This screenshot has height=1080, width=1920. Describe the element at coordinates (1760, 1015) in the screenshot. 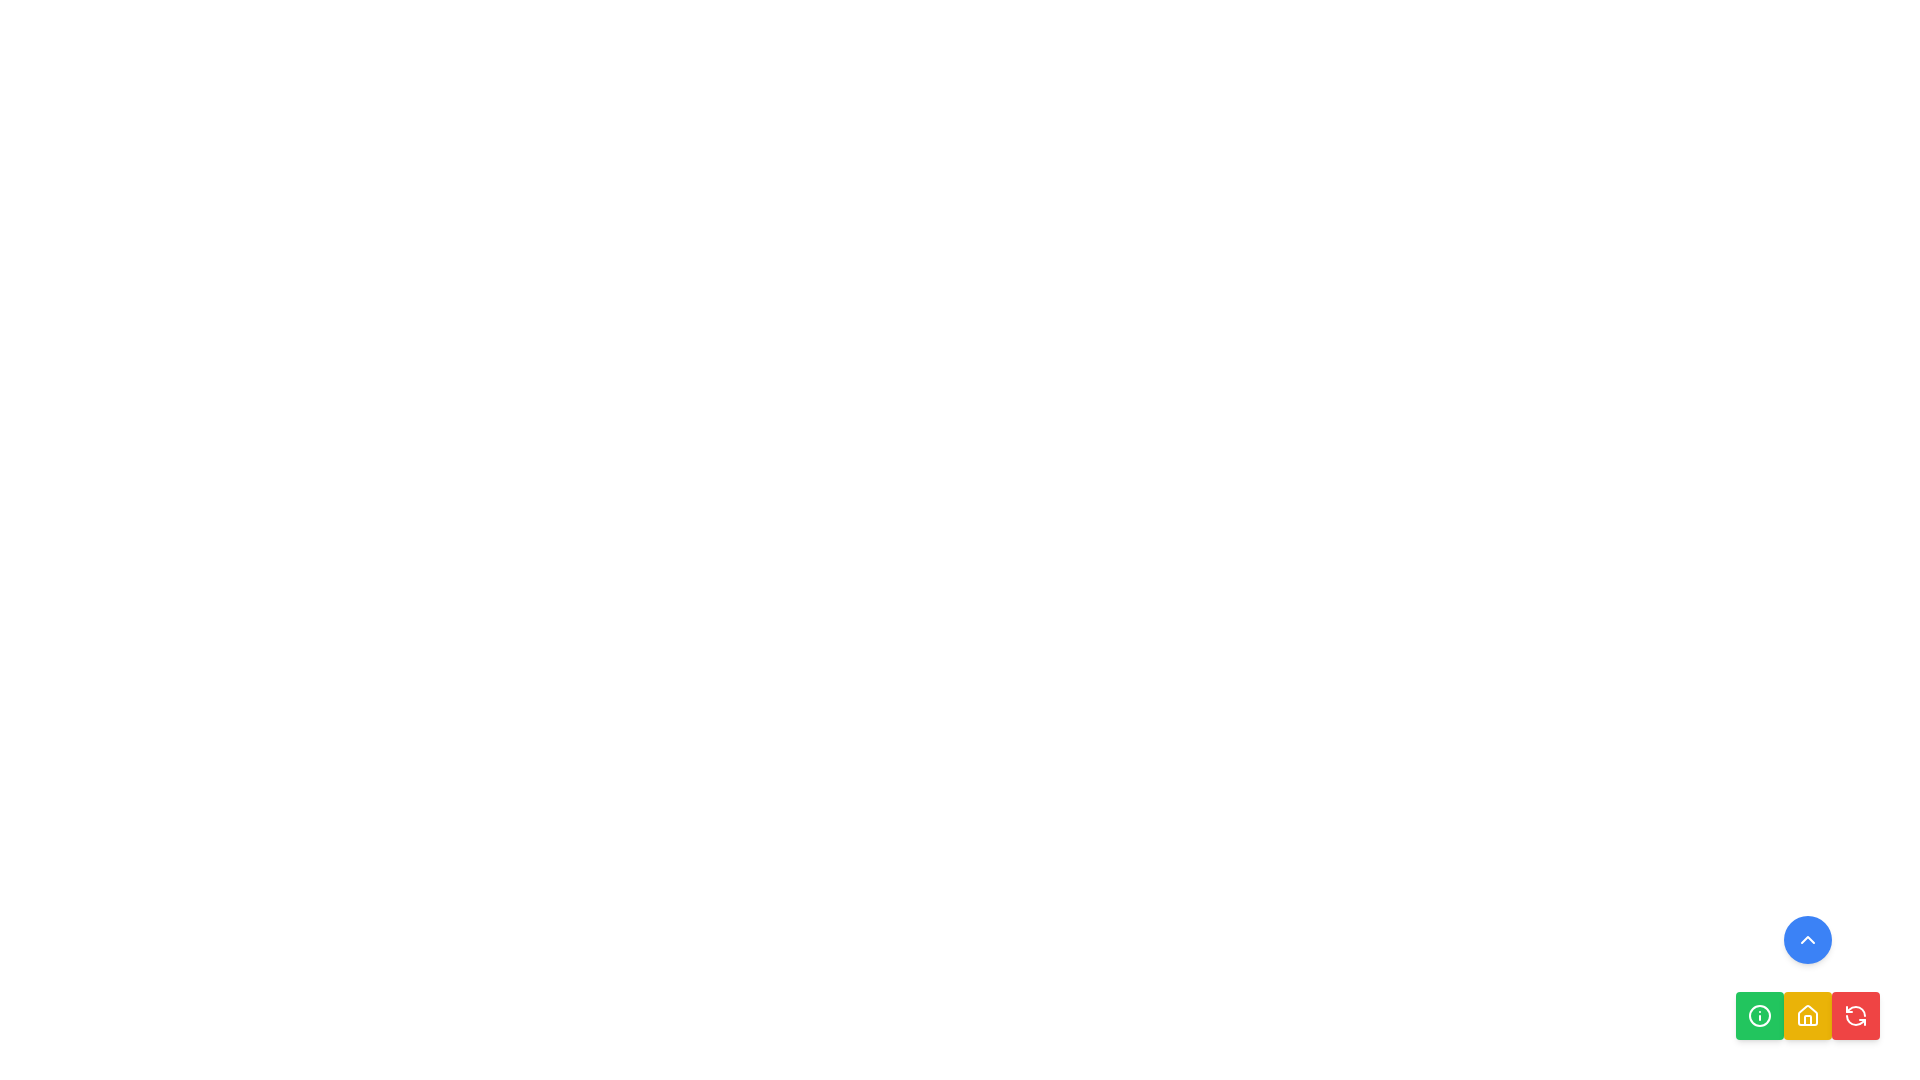

I see `the green rectangular button with rounded corners featuring a white circular 'i' icon` at that location.